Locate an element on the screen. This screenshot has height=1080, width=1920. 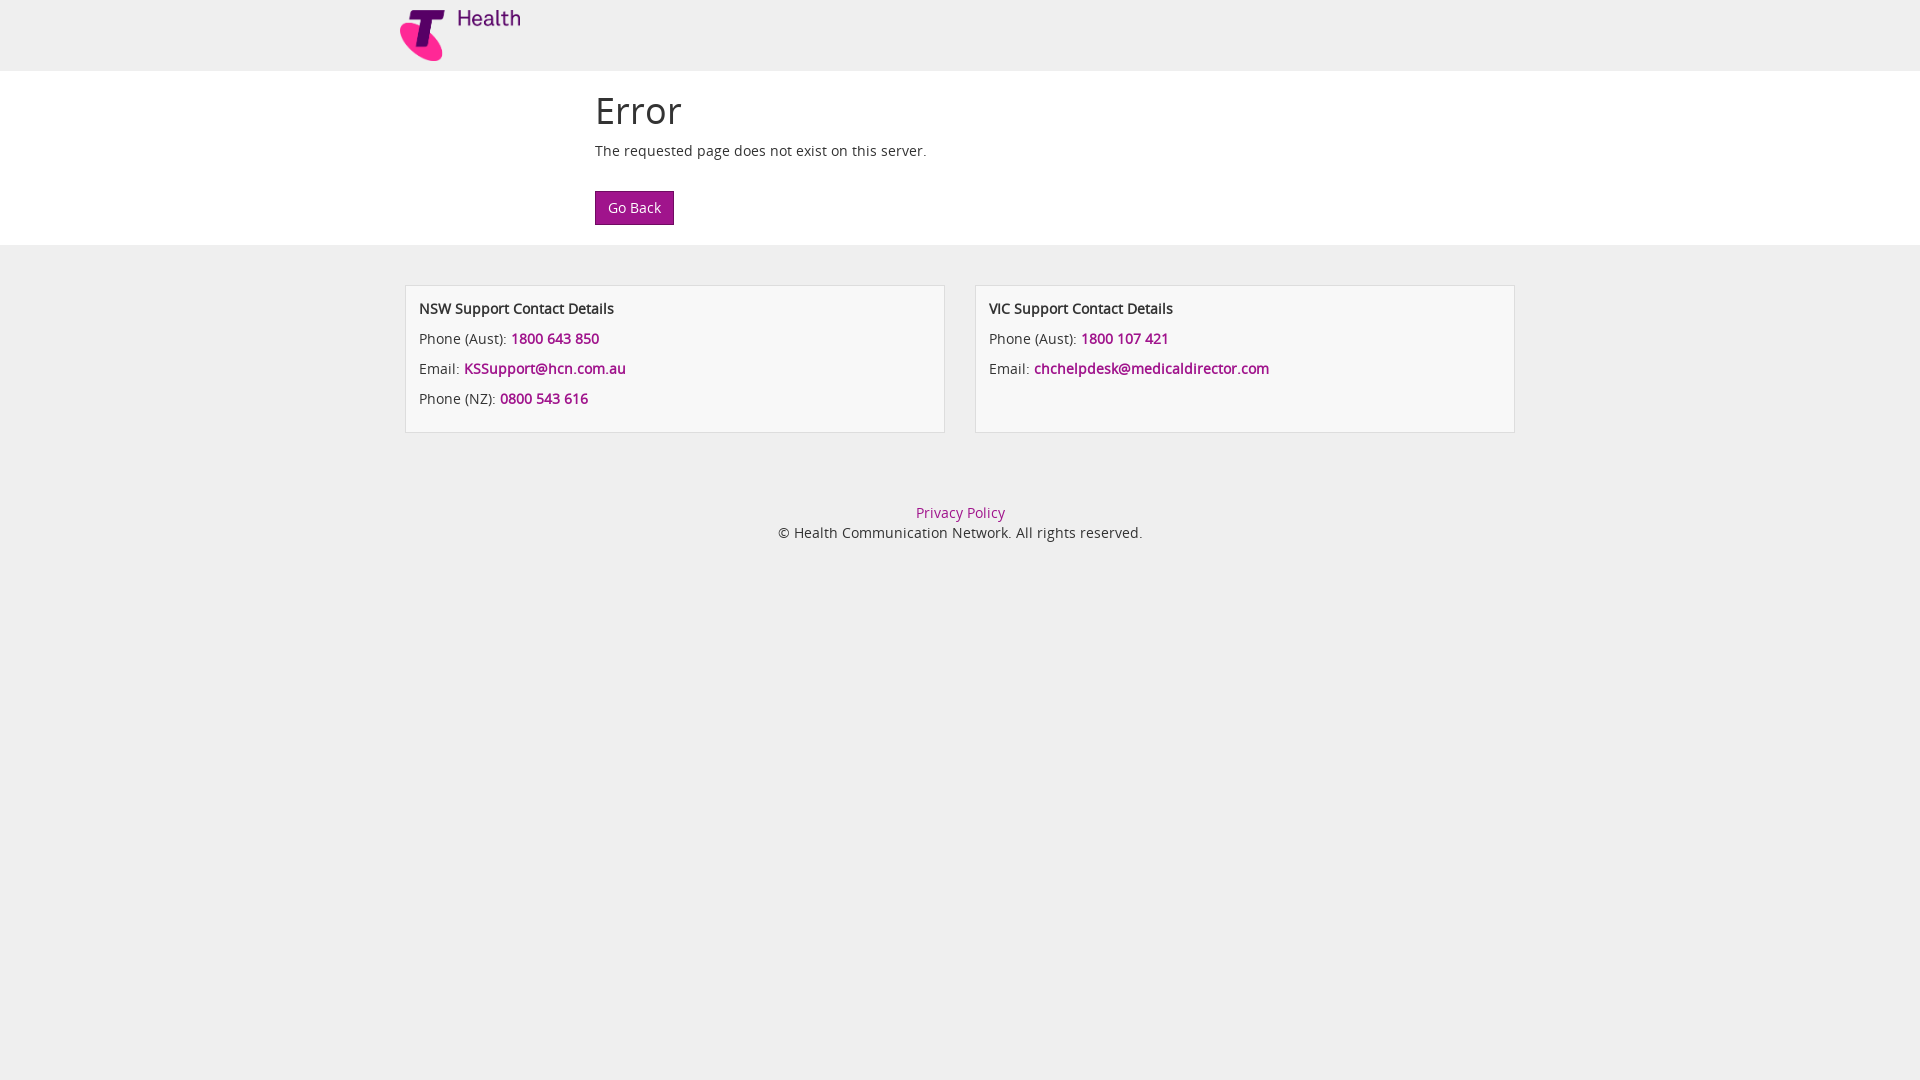
'Privacy Policy' is located at coordinates (915, 511).